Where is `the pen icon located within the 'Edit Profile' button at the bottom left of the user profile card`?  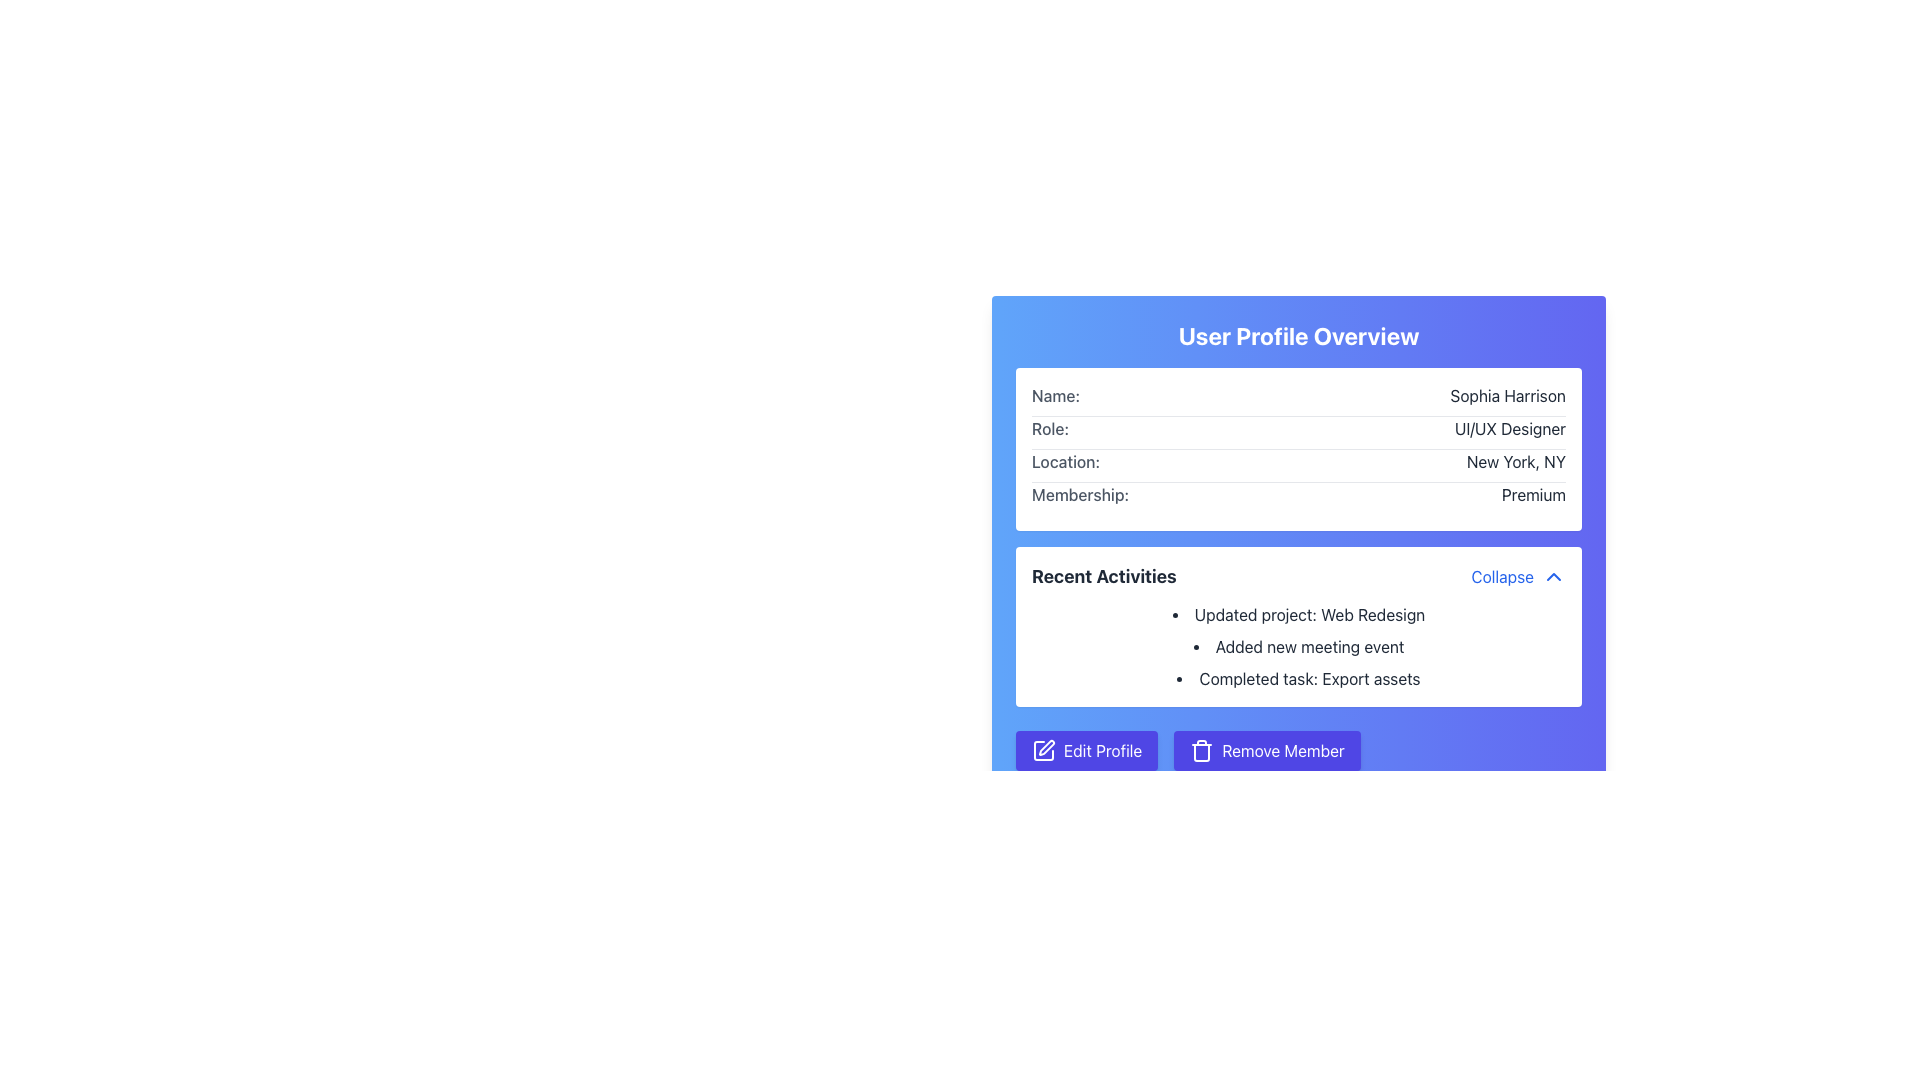 the pen icon located within the 'Edit Profile' button at the bottom left of the user profile card is located at coordinates (1045, 748).